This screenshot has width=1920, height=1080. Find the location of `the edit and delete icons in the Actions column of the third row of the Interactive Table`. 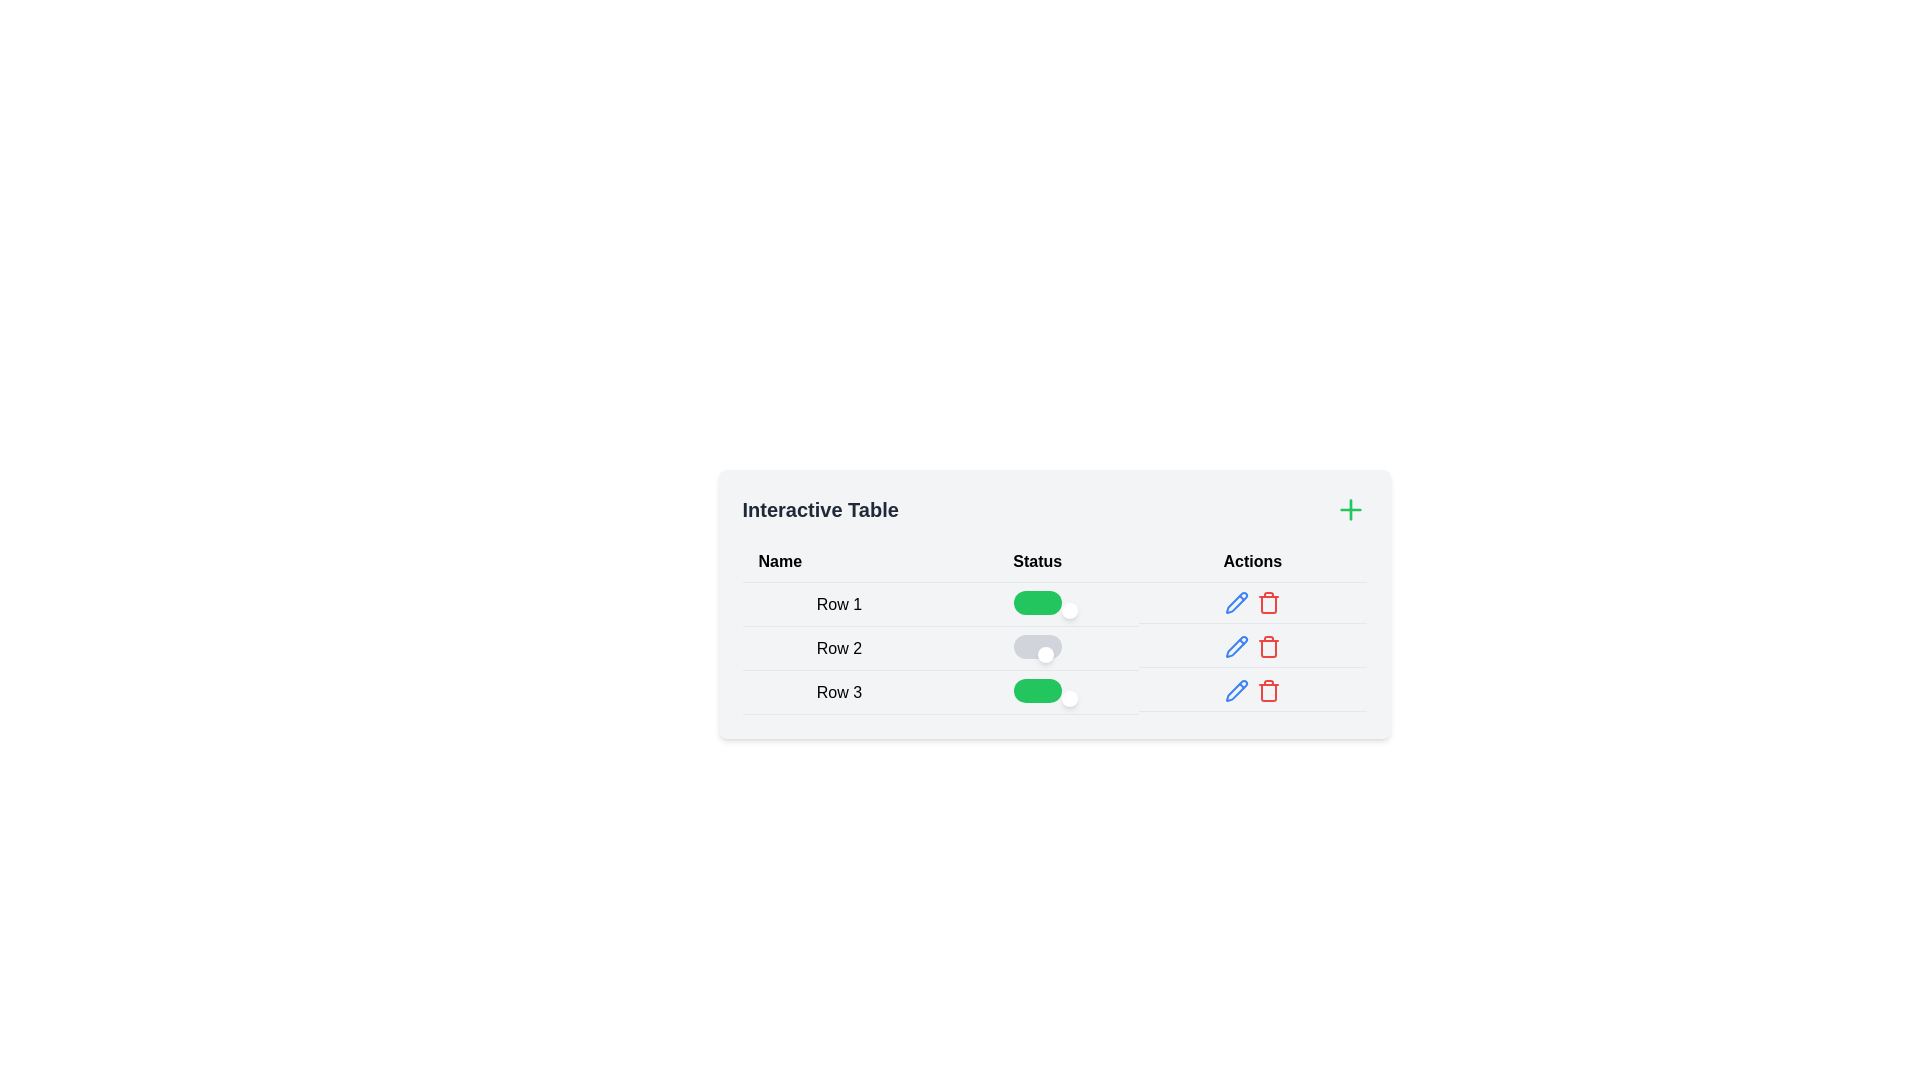

the edit and delete icons in the Actions column of the third row of the Interactive Table is located at coordinates (1251, 689).